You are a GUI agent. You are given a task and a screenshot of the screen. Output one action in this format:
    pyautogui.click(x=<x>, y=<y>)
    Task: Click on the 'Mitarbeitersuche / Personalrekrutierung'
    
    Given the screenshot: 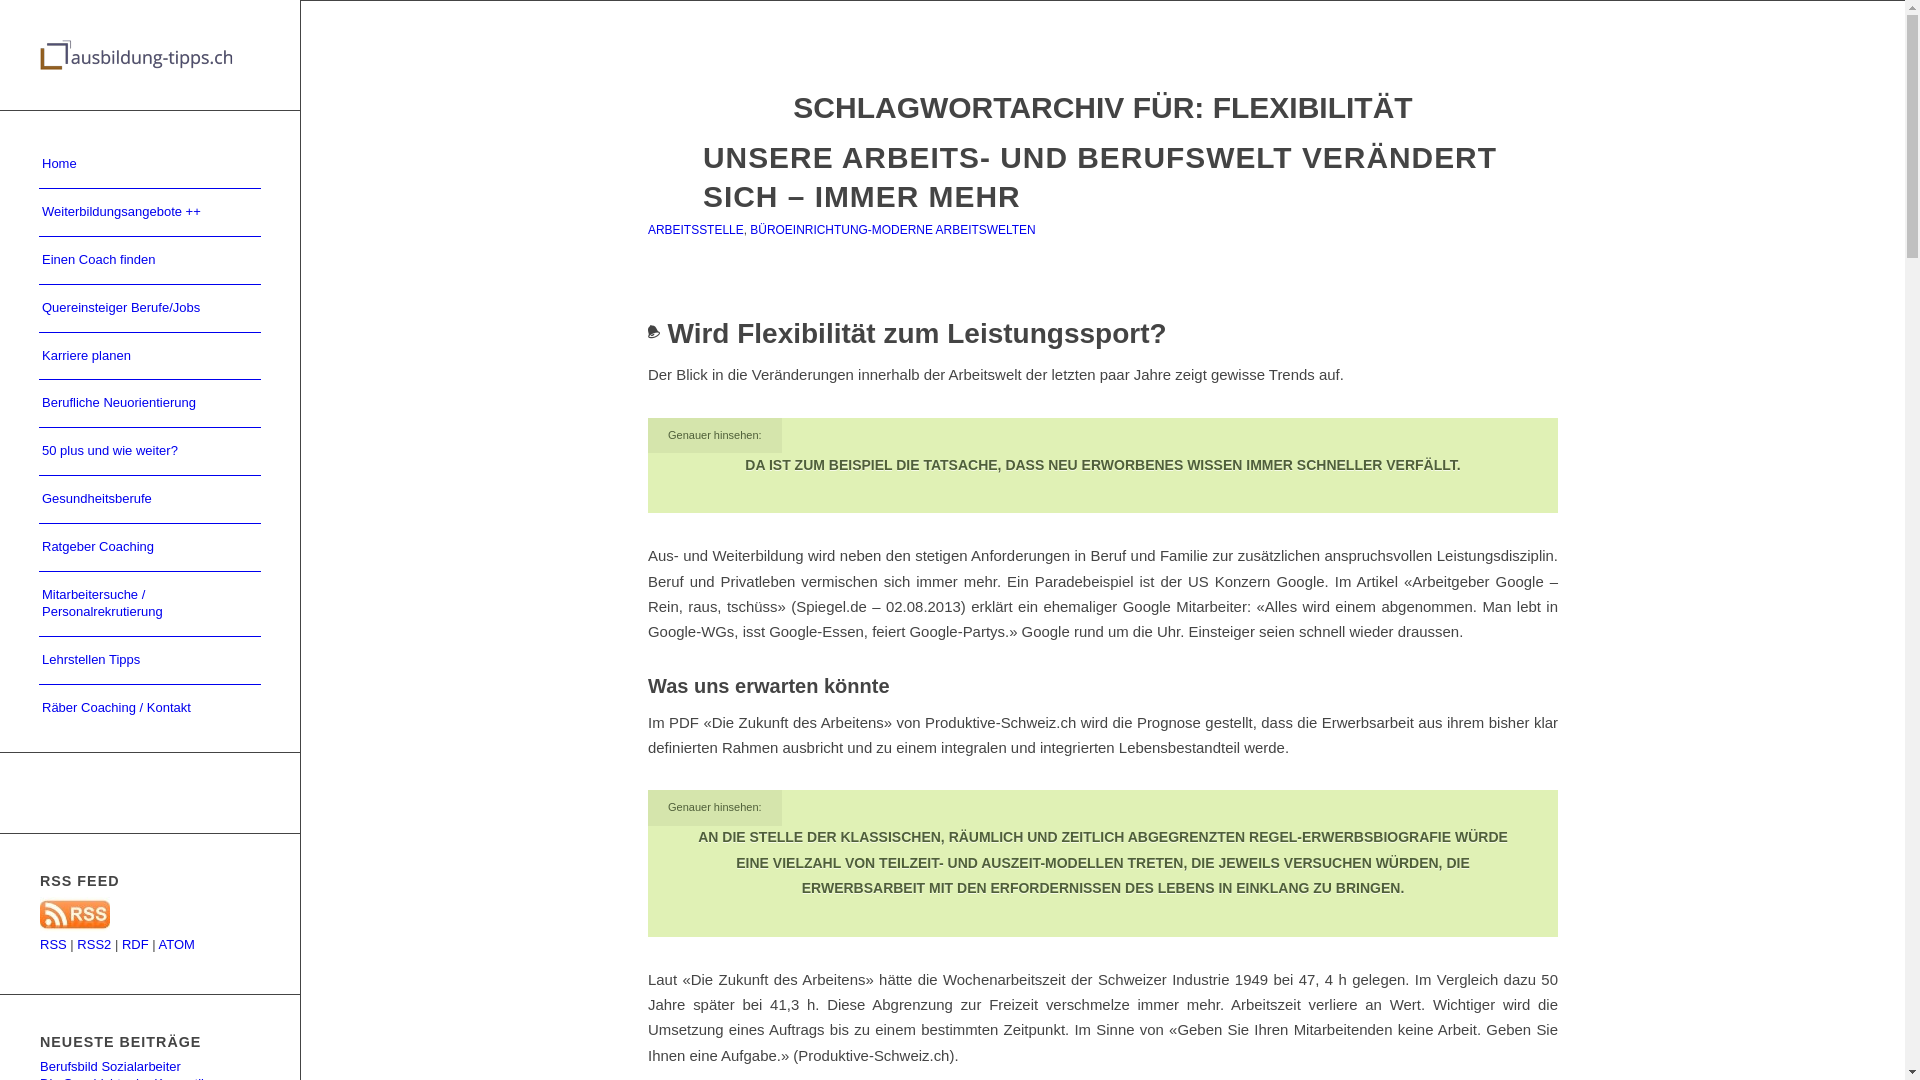 What is the action you would take?
    pyautogui.click(x=148, y=603)
    